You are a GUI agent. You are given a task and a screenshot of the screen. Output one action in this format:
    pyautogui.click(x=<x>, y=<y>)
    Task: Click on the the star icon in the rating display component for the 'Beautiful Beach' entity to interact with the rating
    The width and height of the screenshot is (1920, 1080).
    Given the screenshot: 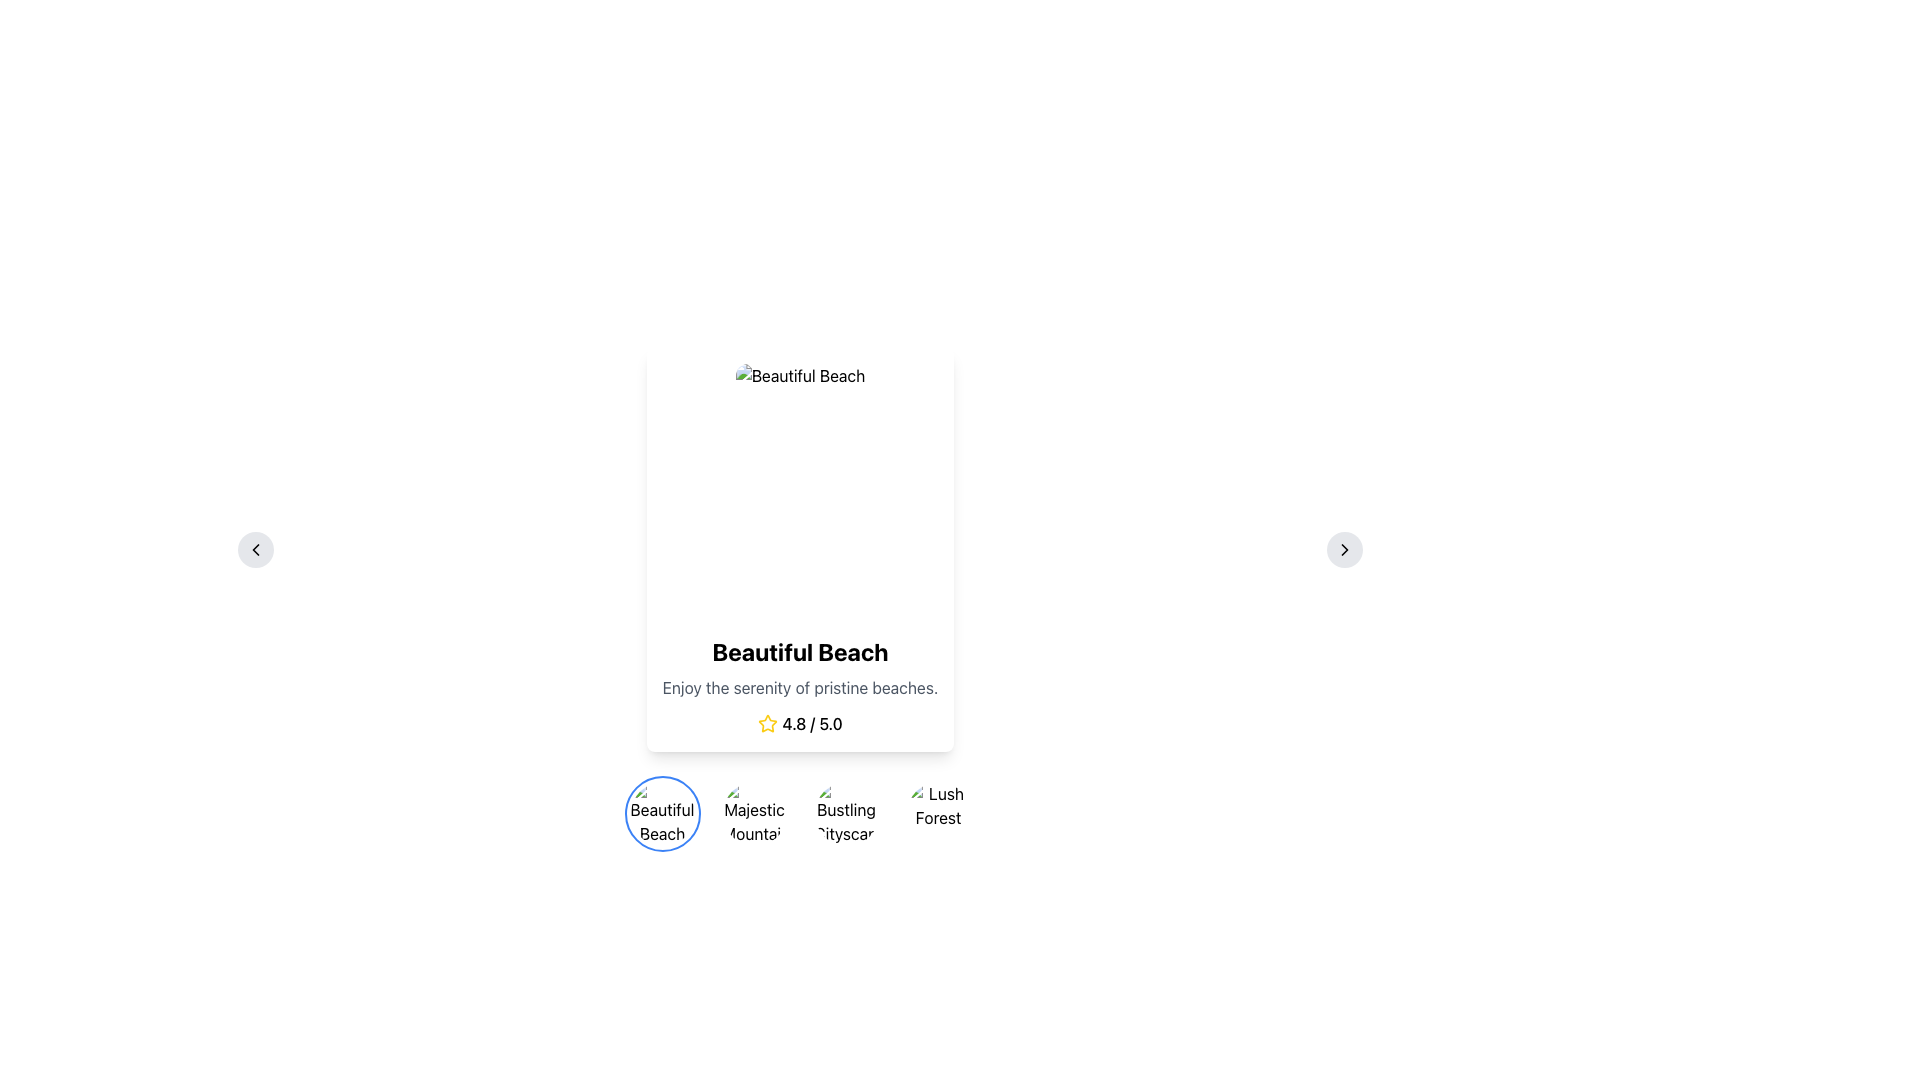 What is the action you would take?
    pyautogui.click(x=800, y=724)
    